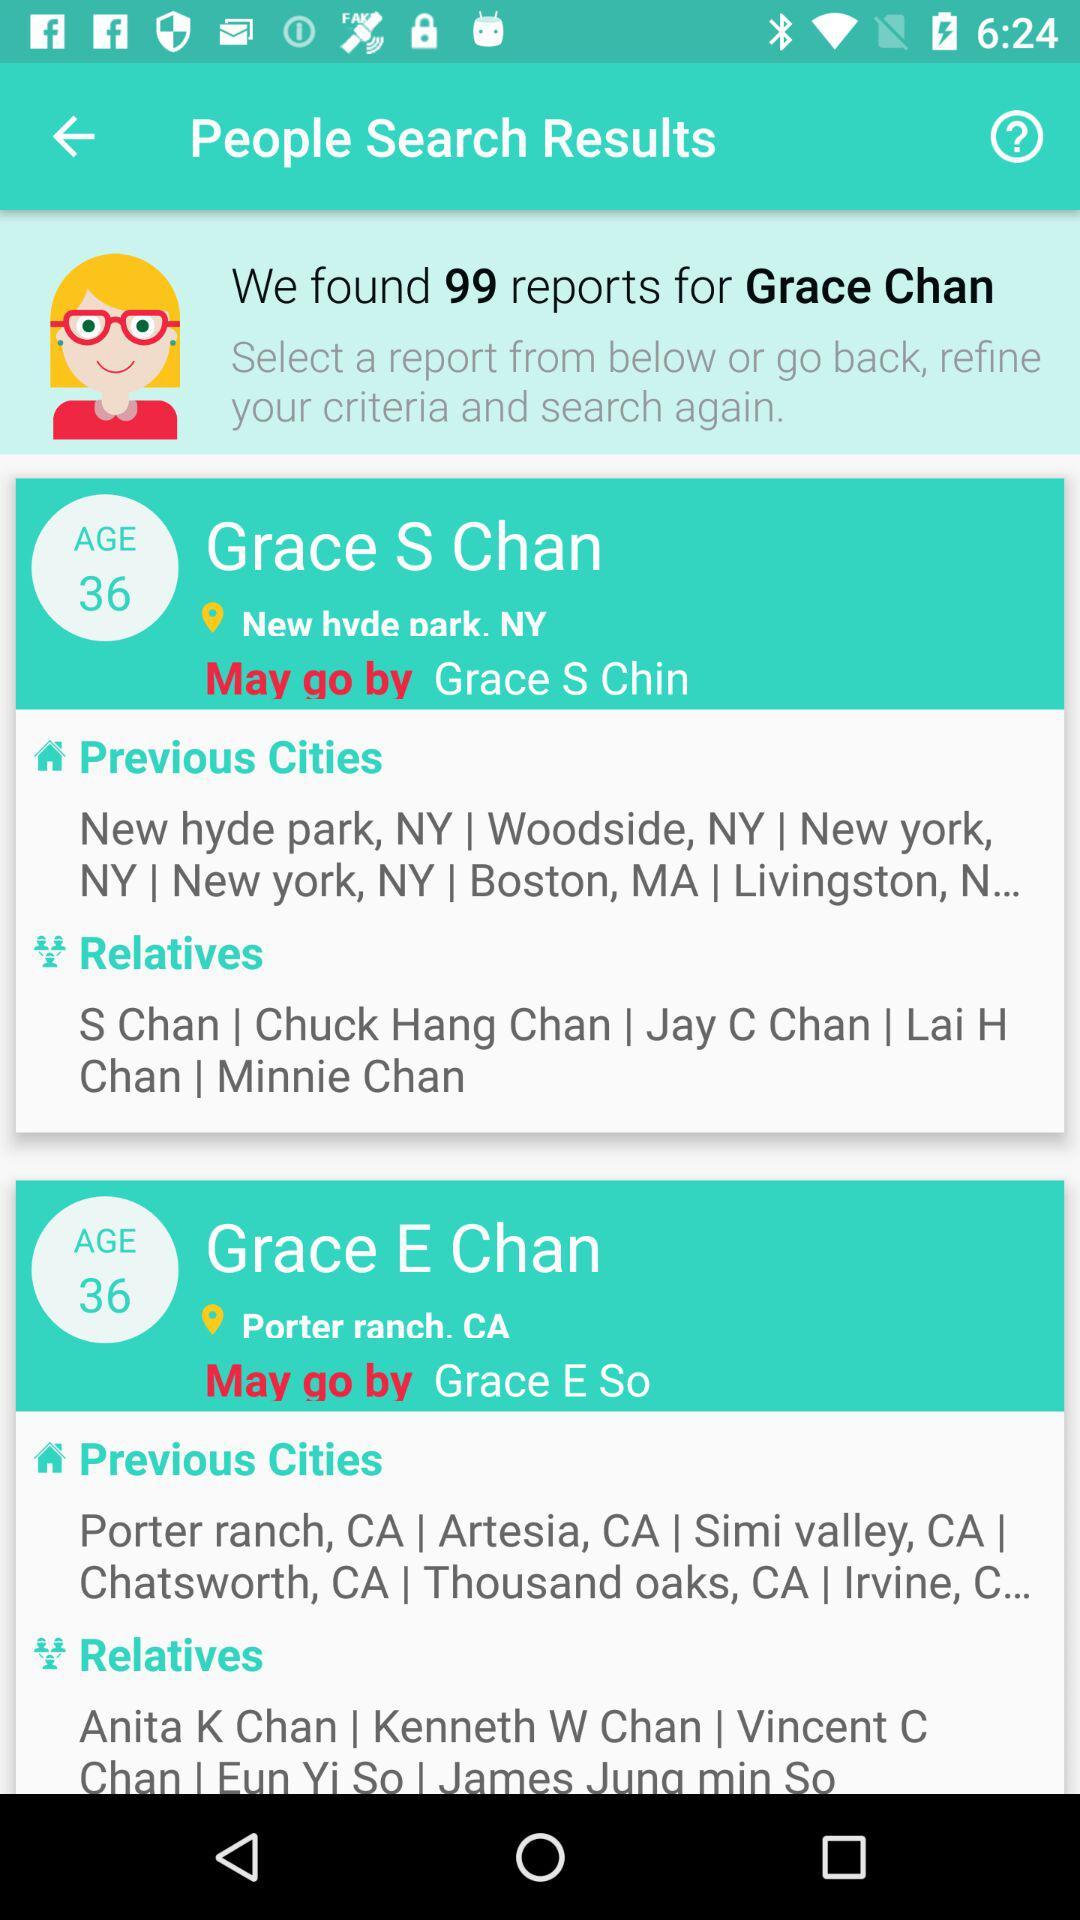  I want to click on the item next to people search results icon, so click(72, 135).